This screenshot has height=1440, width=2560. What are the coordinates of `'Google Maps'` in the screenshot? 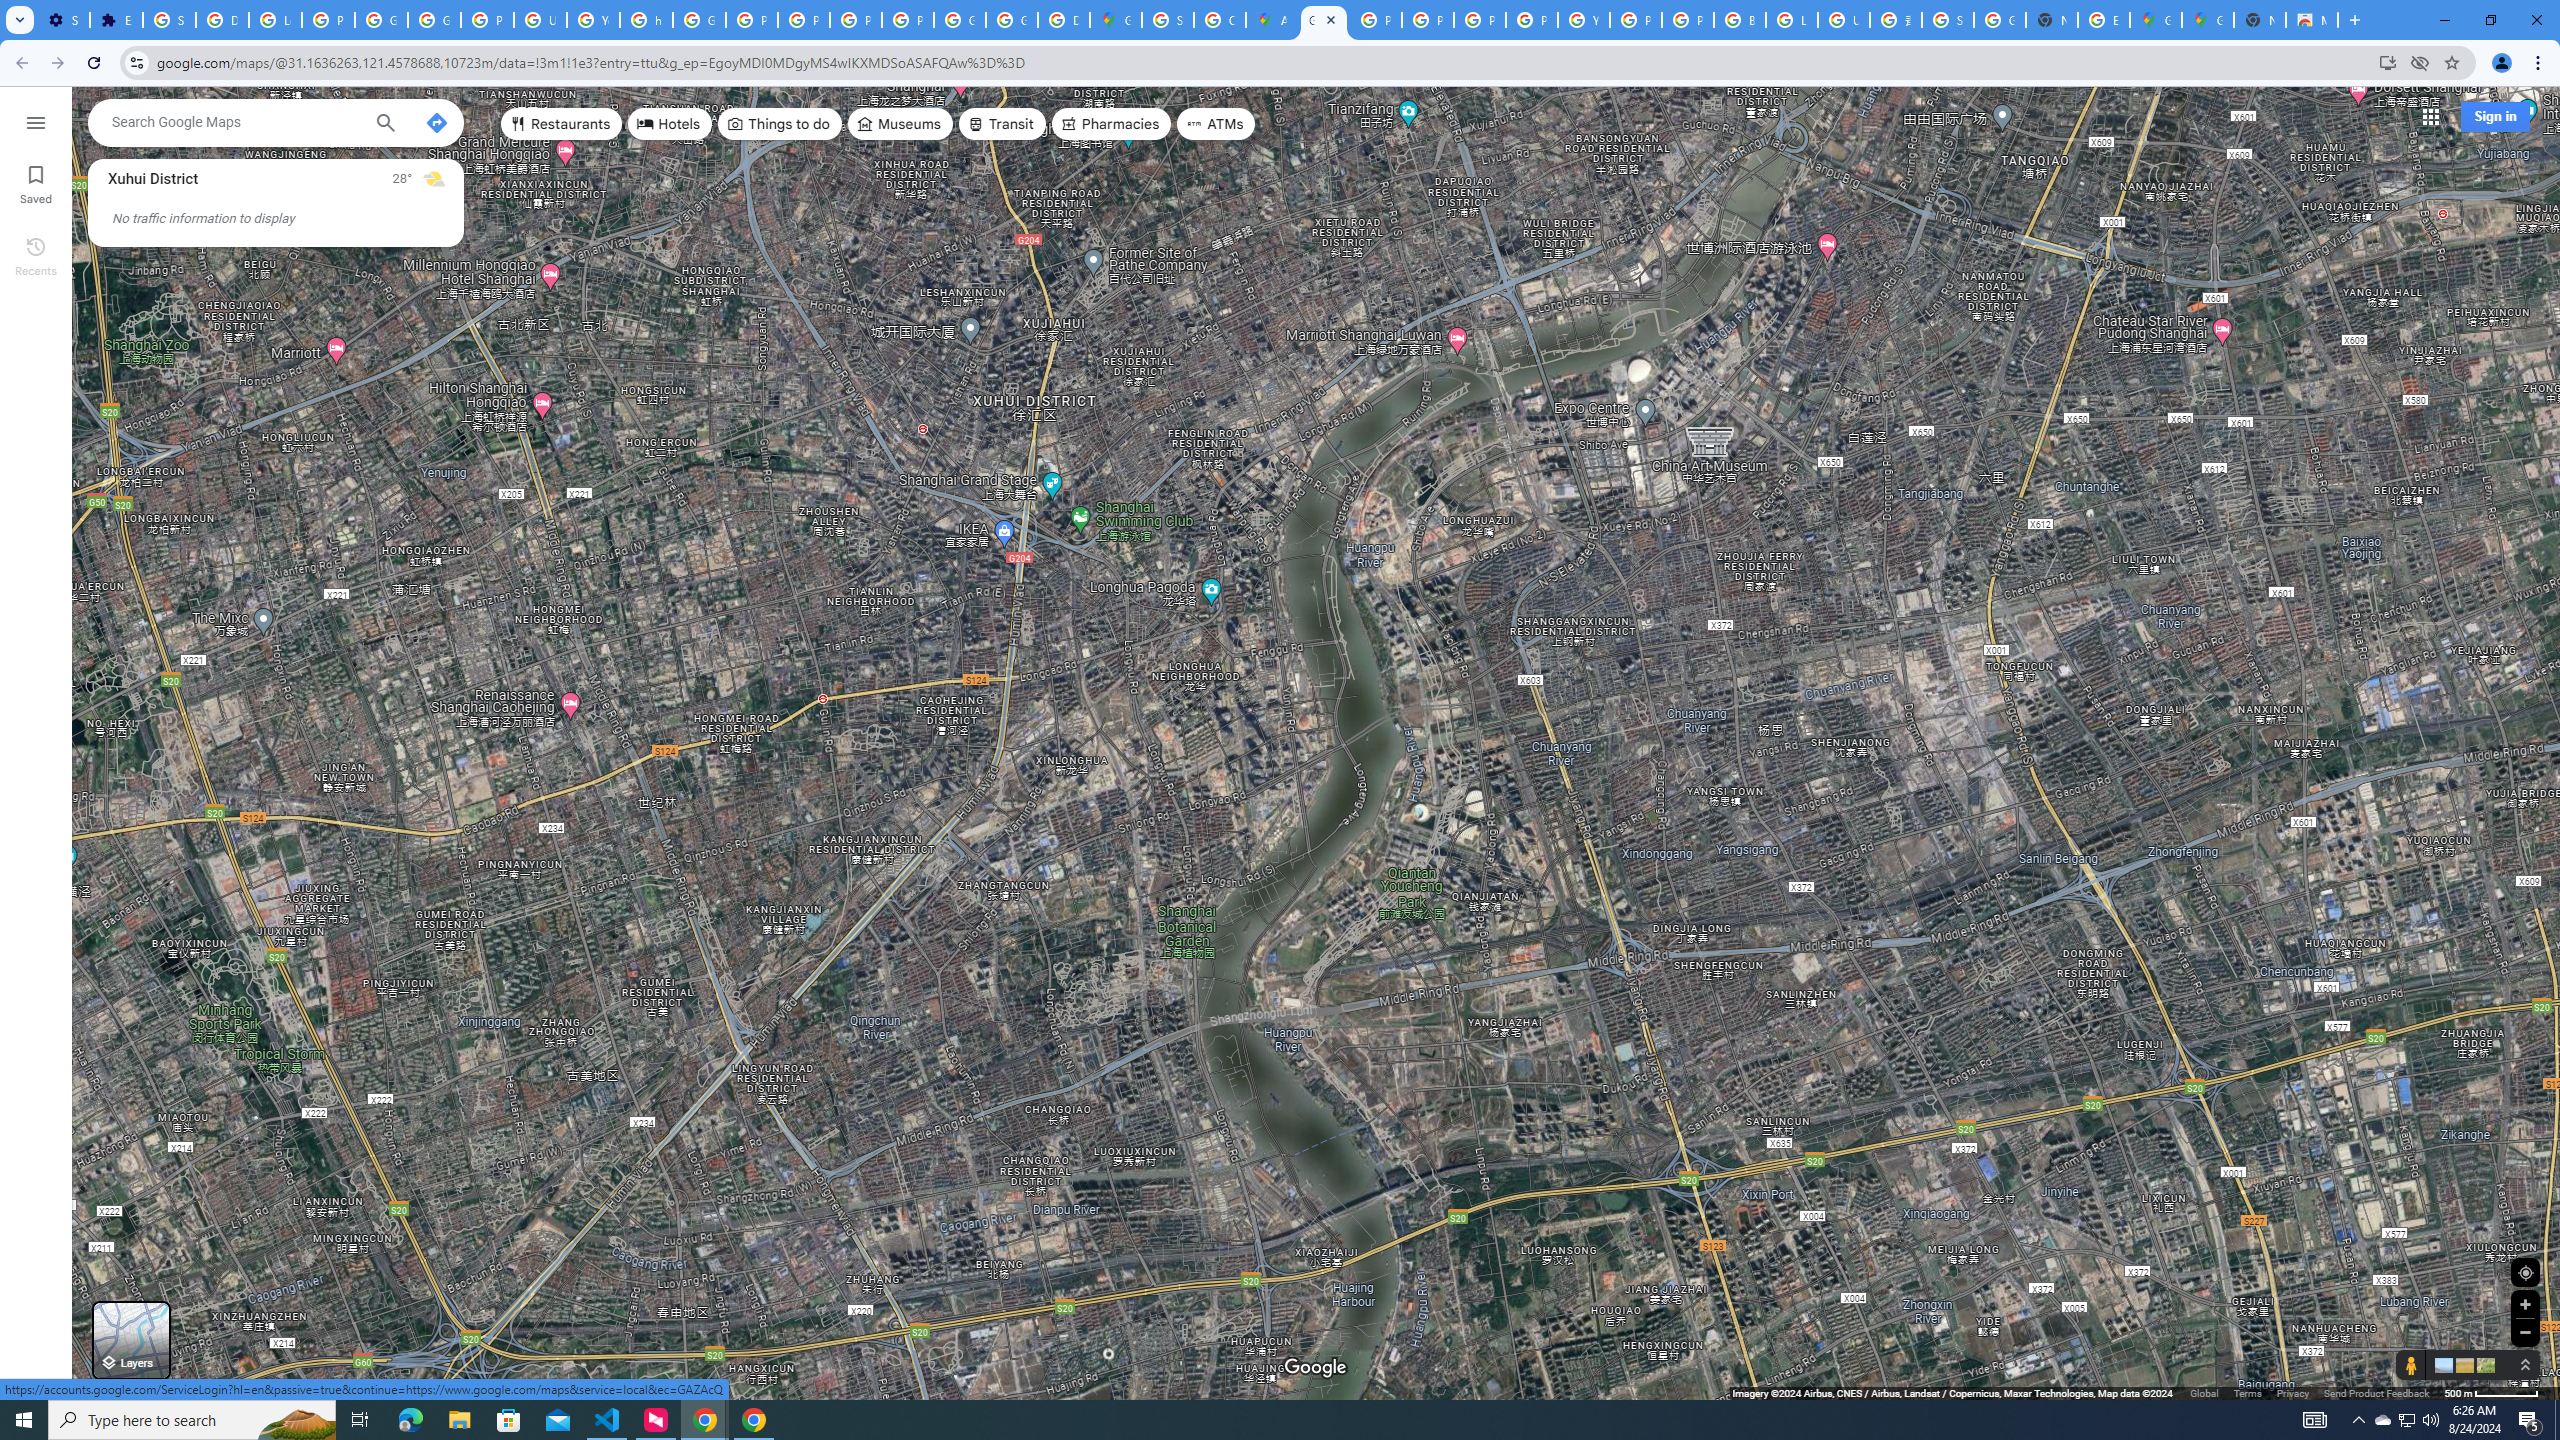 It's located at (1324, 19).